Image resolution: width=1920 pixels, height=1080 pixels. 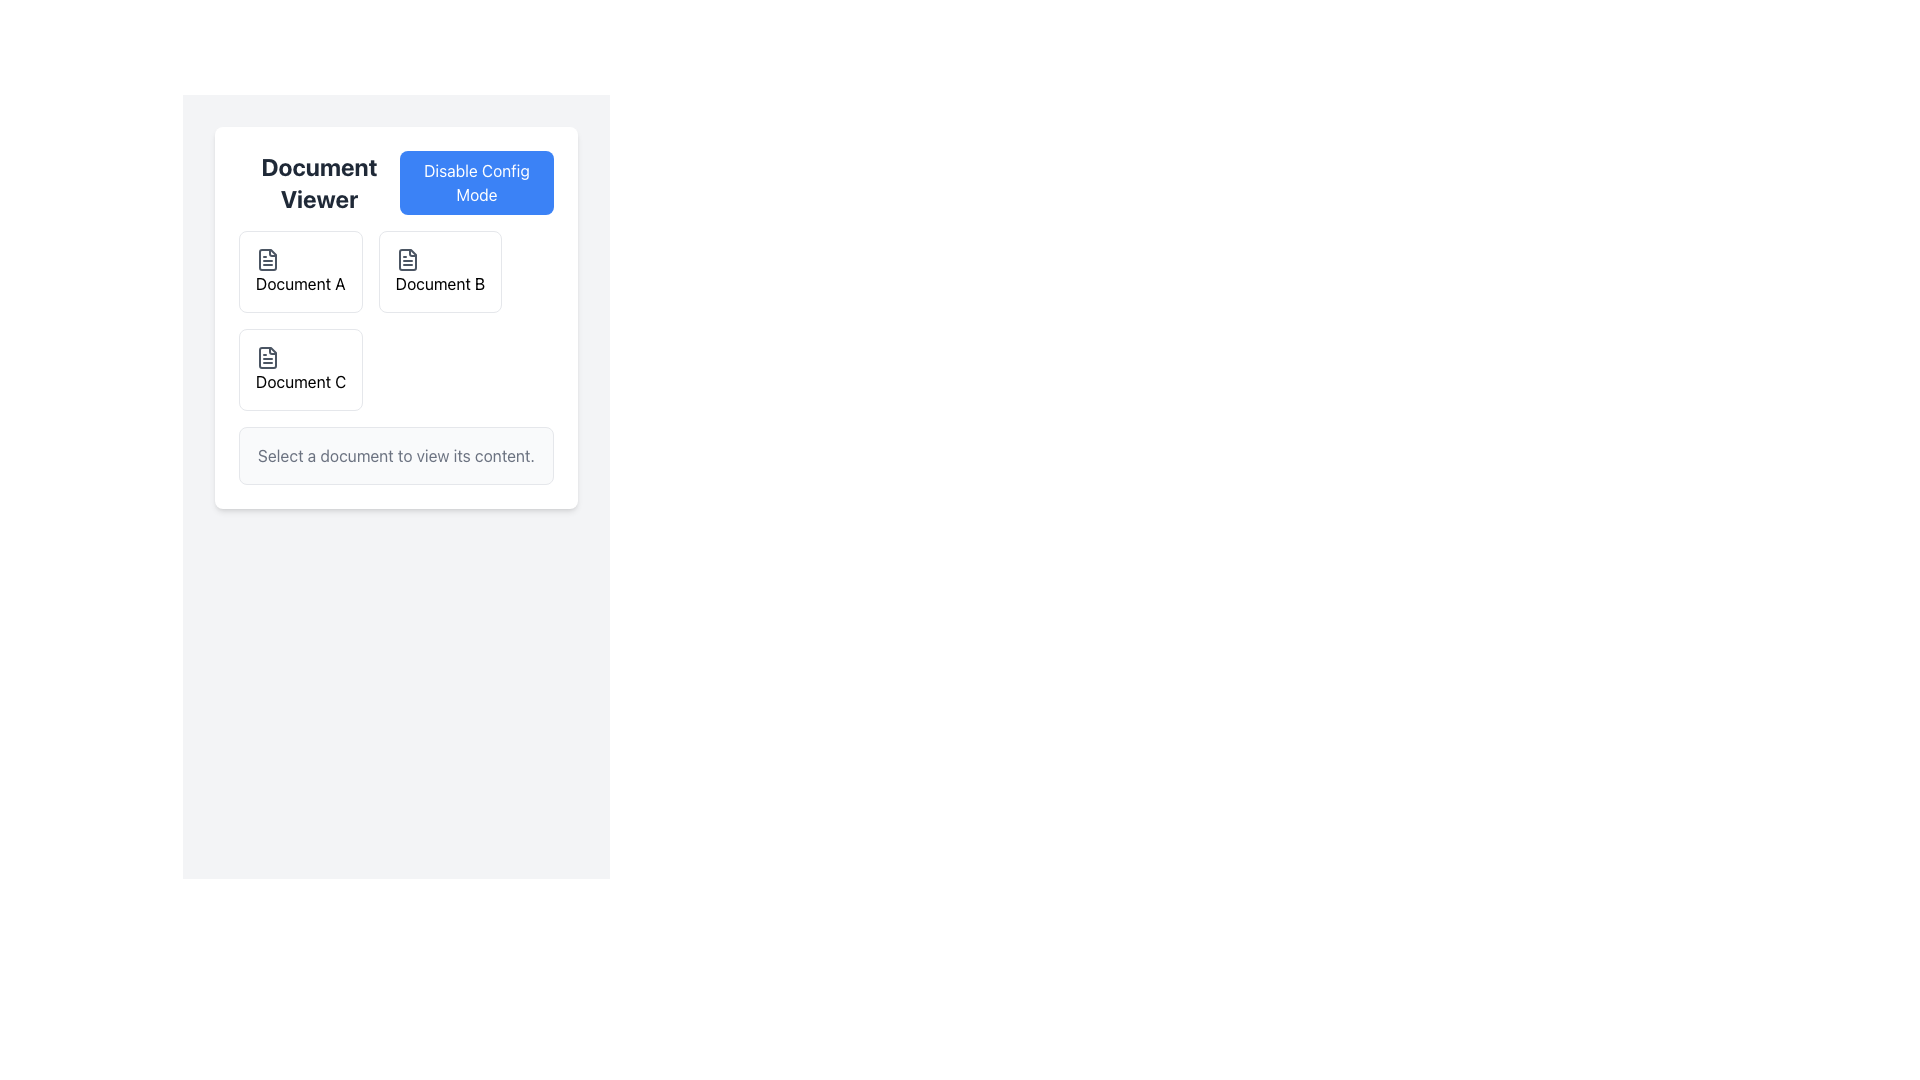 I want to click on the interactive document selector element representing 'Document B', so click(x=396, y=319).